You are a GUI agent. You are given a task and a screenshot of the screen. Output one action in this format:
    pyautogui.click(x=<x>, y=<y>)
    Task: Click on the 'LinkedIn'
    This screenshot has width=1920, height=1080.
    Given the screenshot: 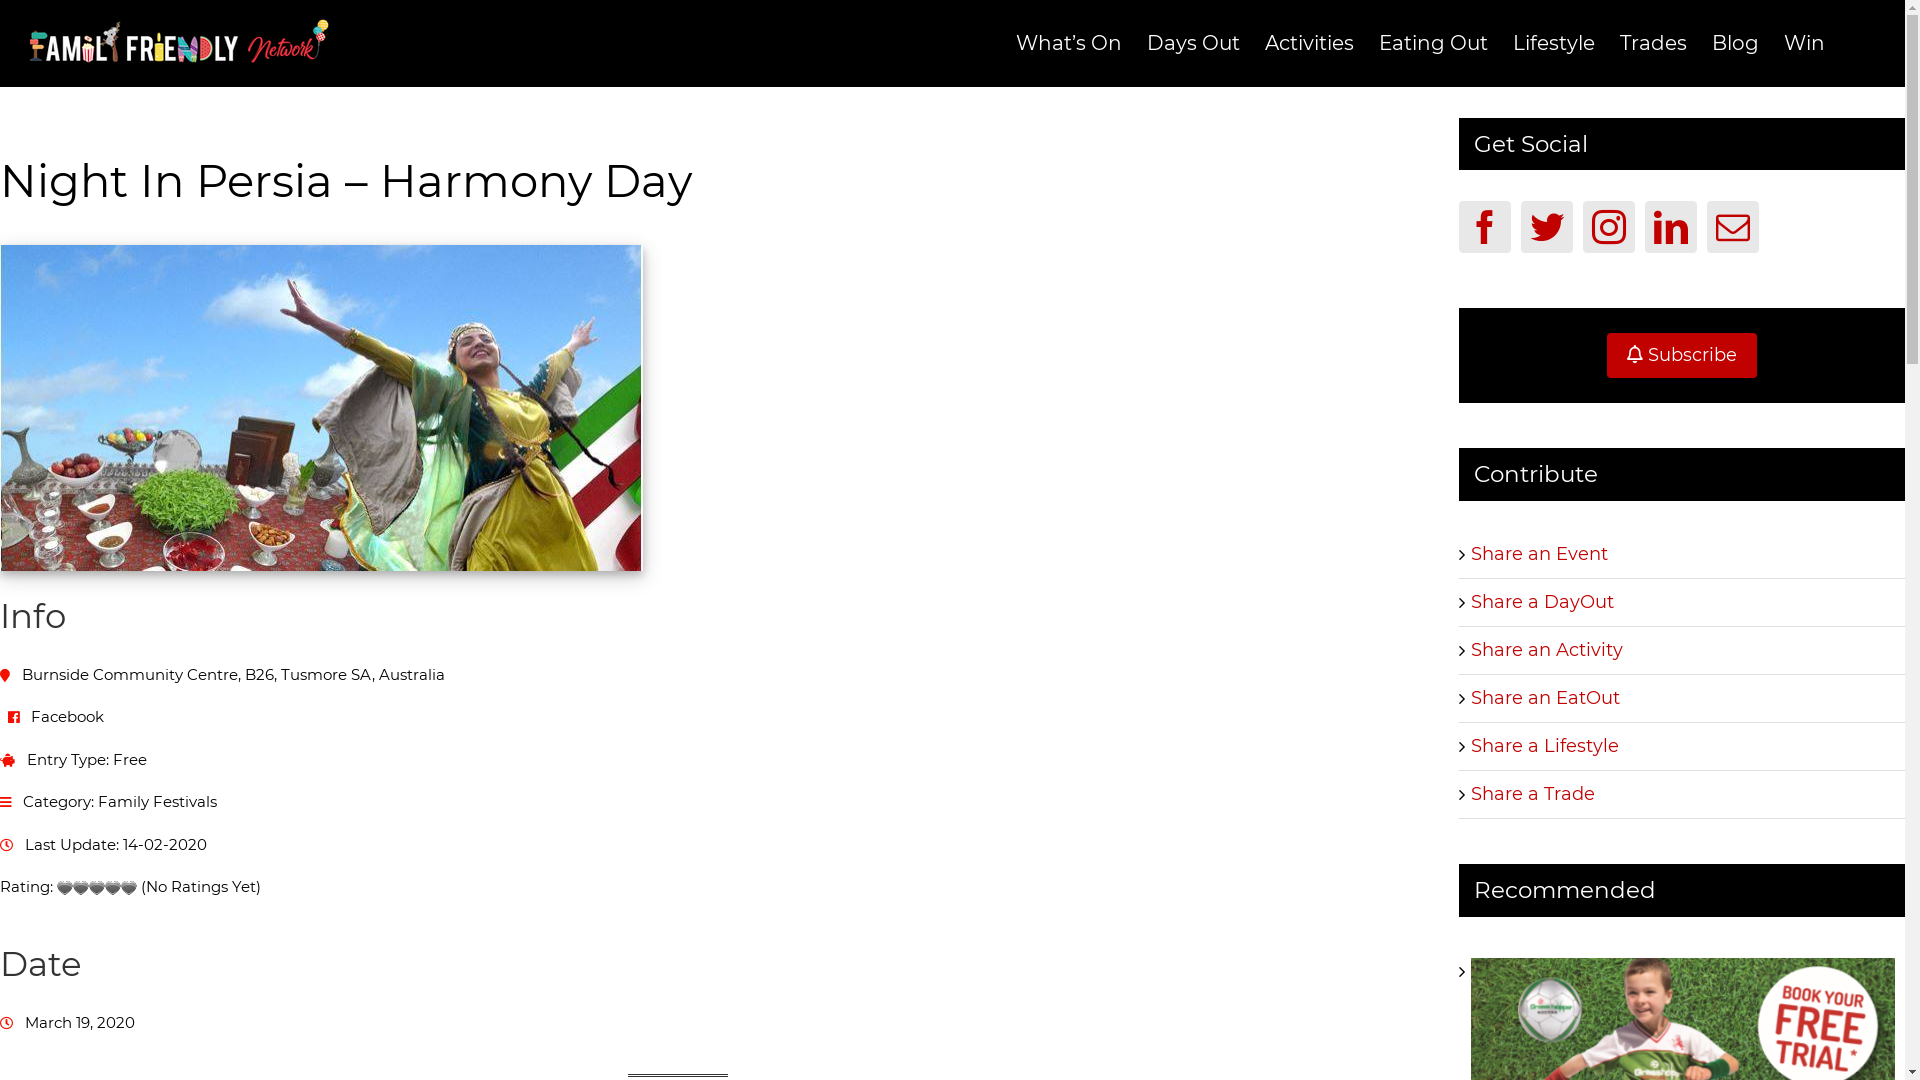 What is the action you would take?
    pyautogui.click(x=1670, y=226)
    